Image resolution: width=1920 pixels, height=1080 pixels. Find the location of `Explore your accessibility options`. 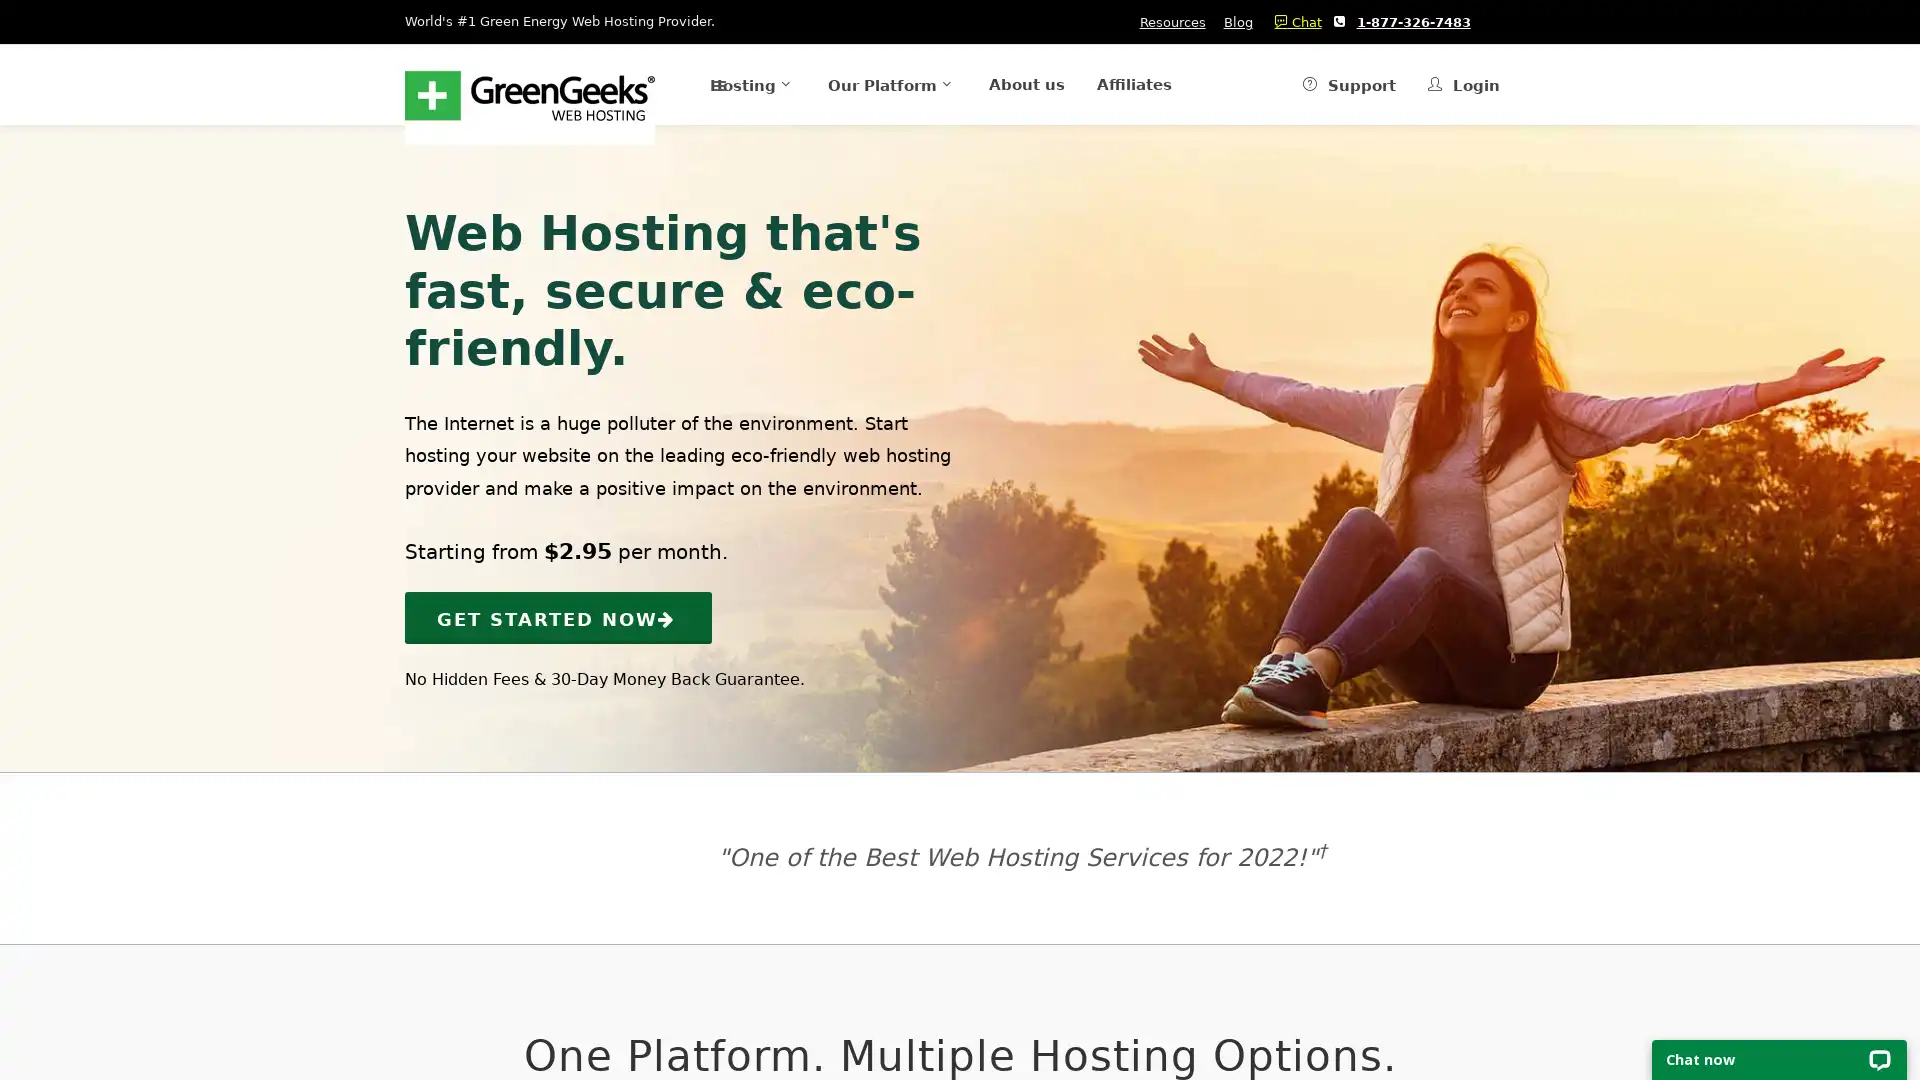

Explore your accessibility options is located at coordinates (32, 978).